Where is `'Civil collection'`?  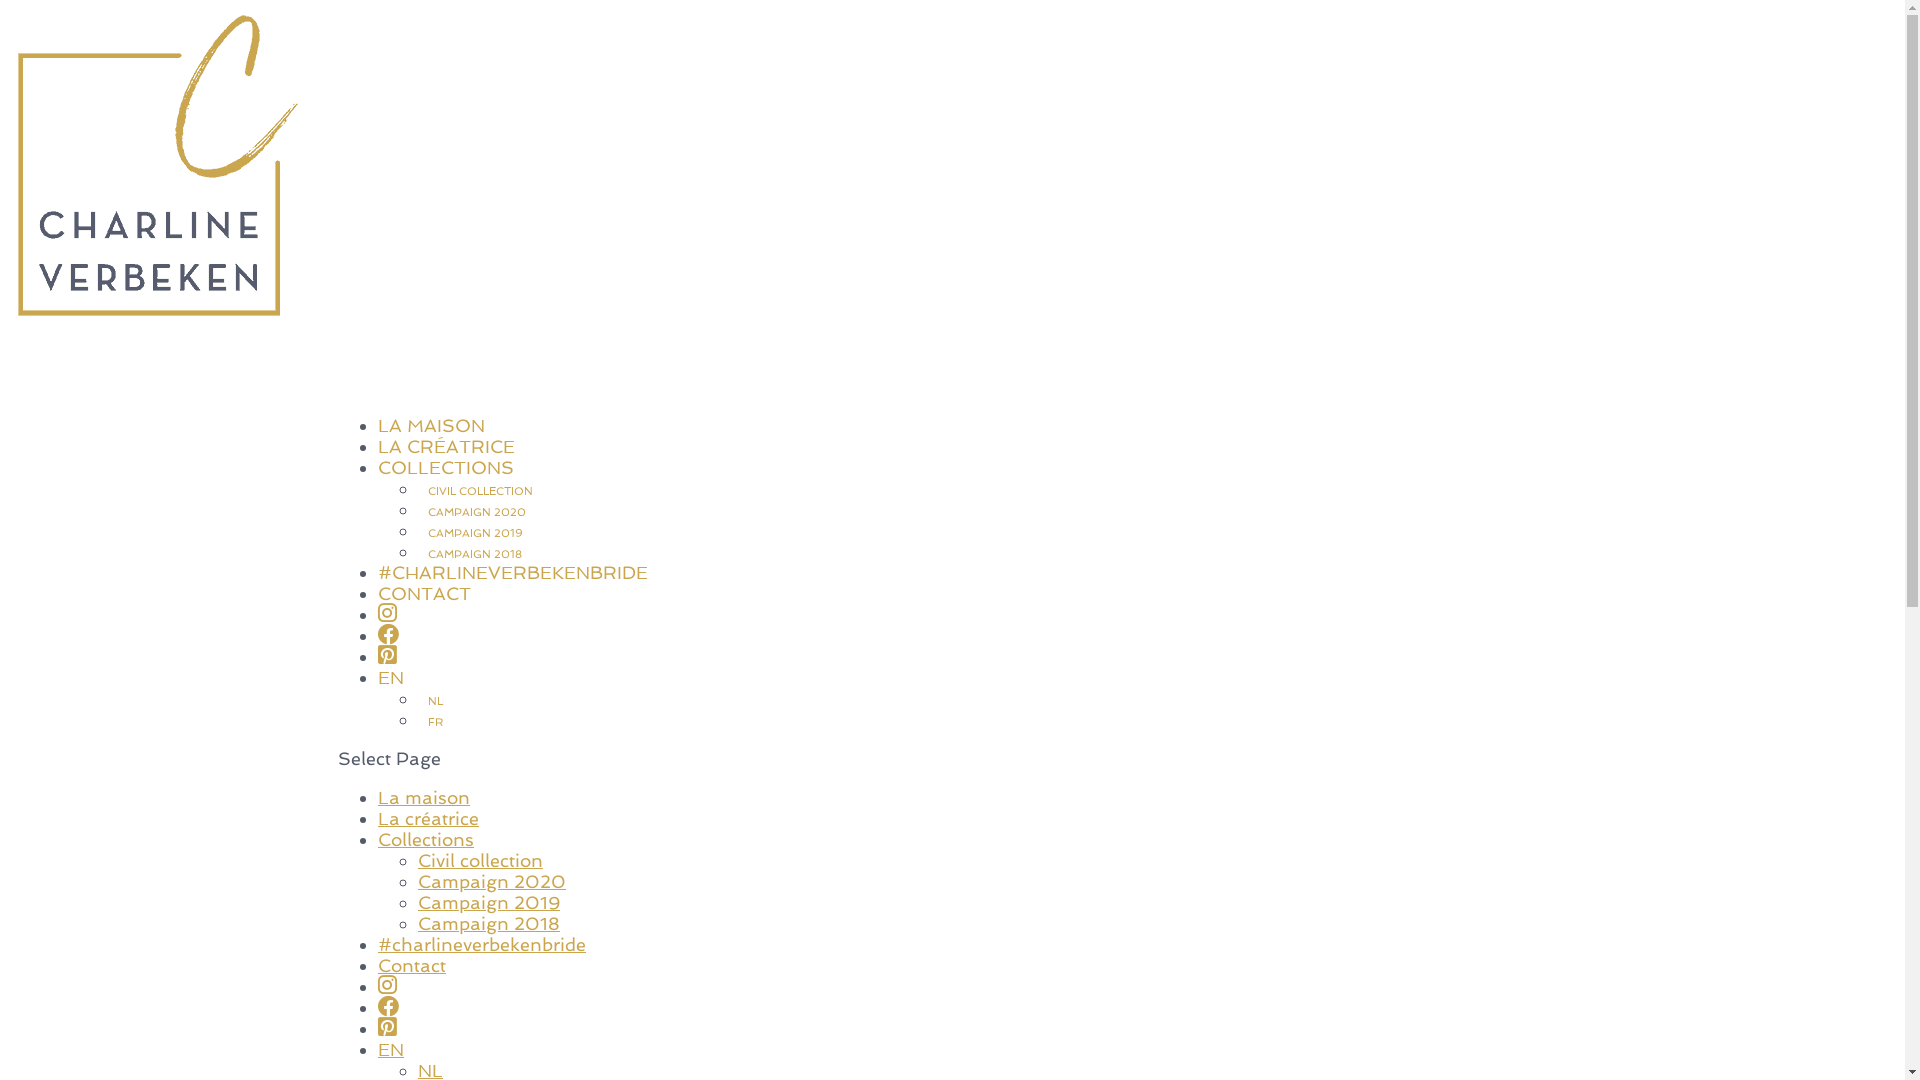 'Civil collection' is located at coordinates (416, 859).